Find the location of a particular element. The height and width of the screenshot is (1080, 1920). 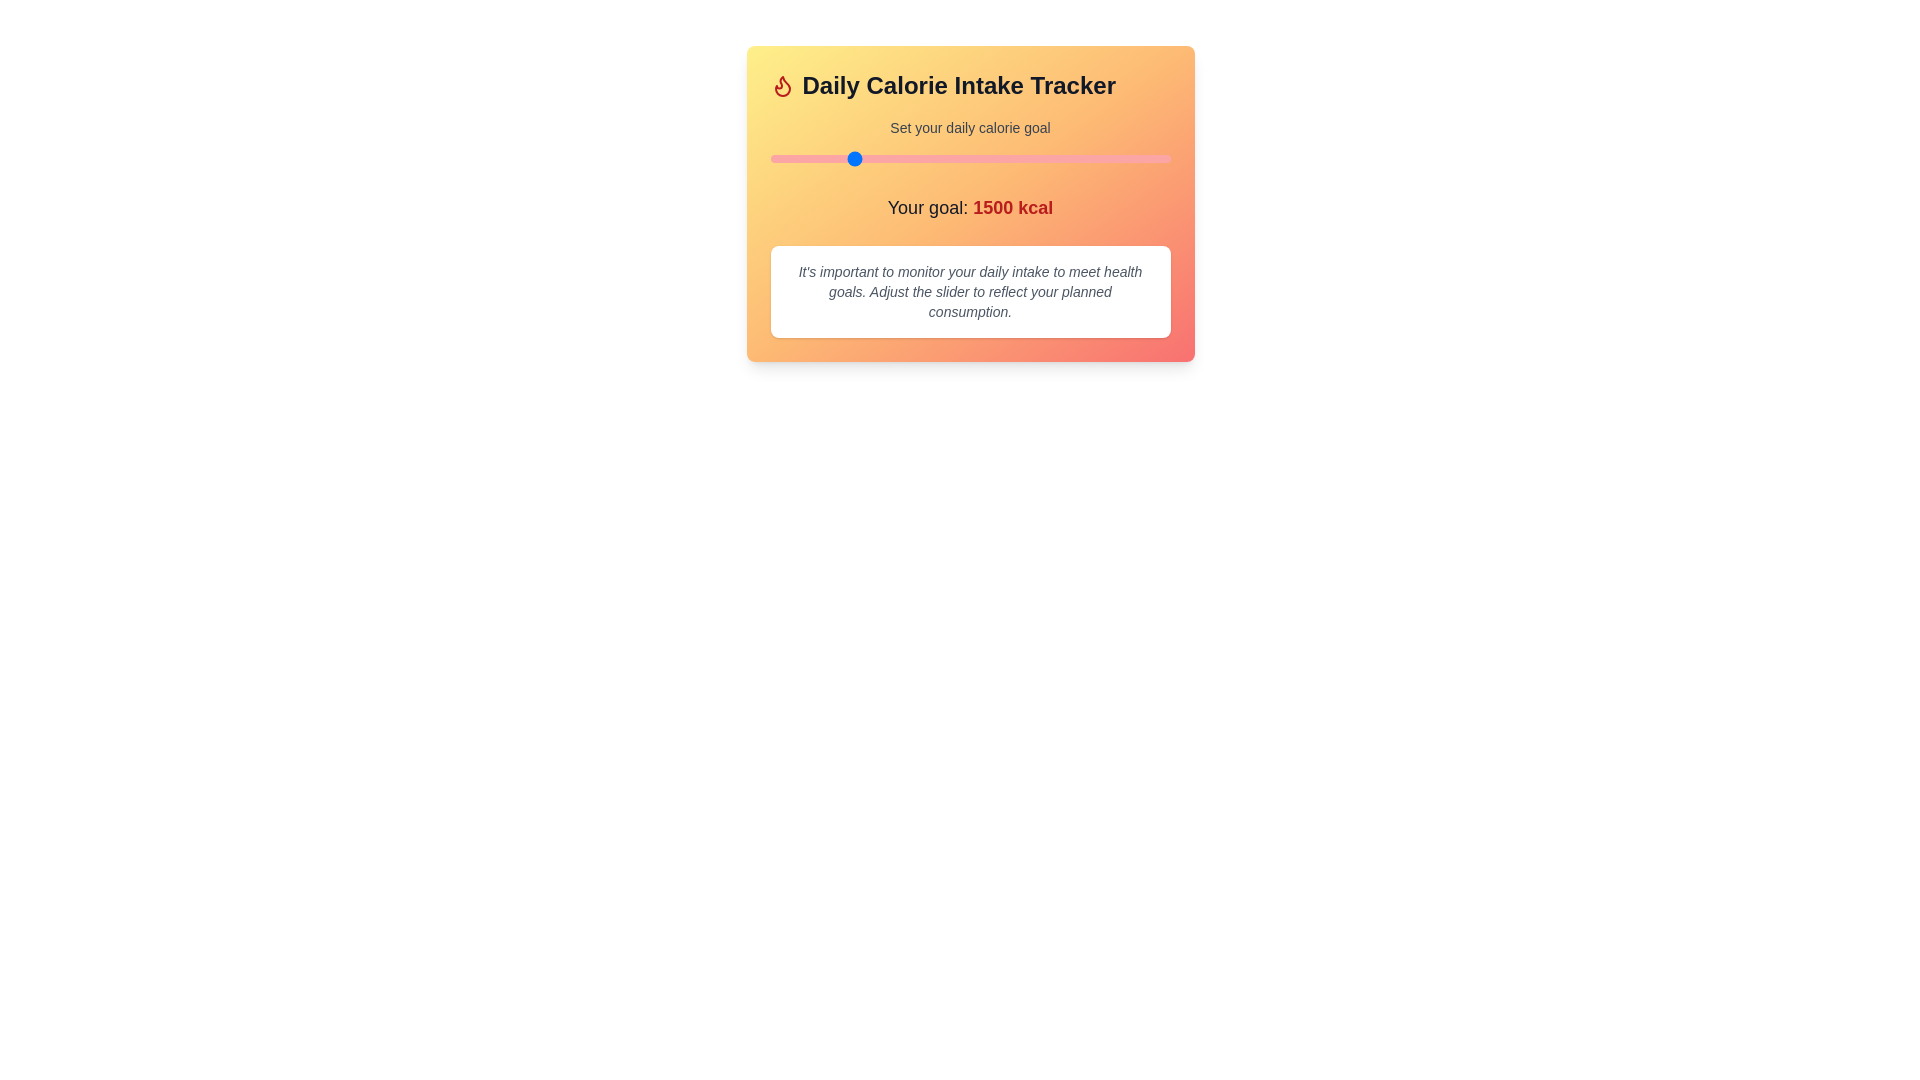

the calorie goal slider to a value of 3370 is located at coordinates (1149, 157).